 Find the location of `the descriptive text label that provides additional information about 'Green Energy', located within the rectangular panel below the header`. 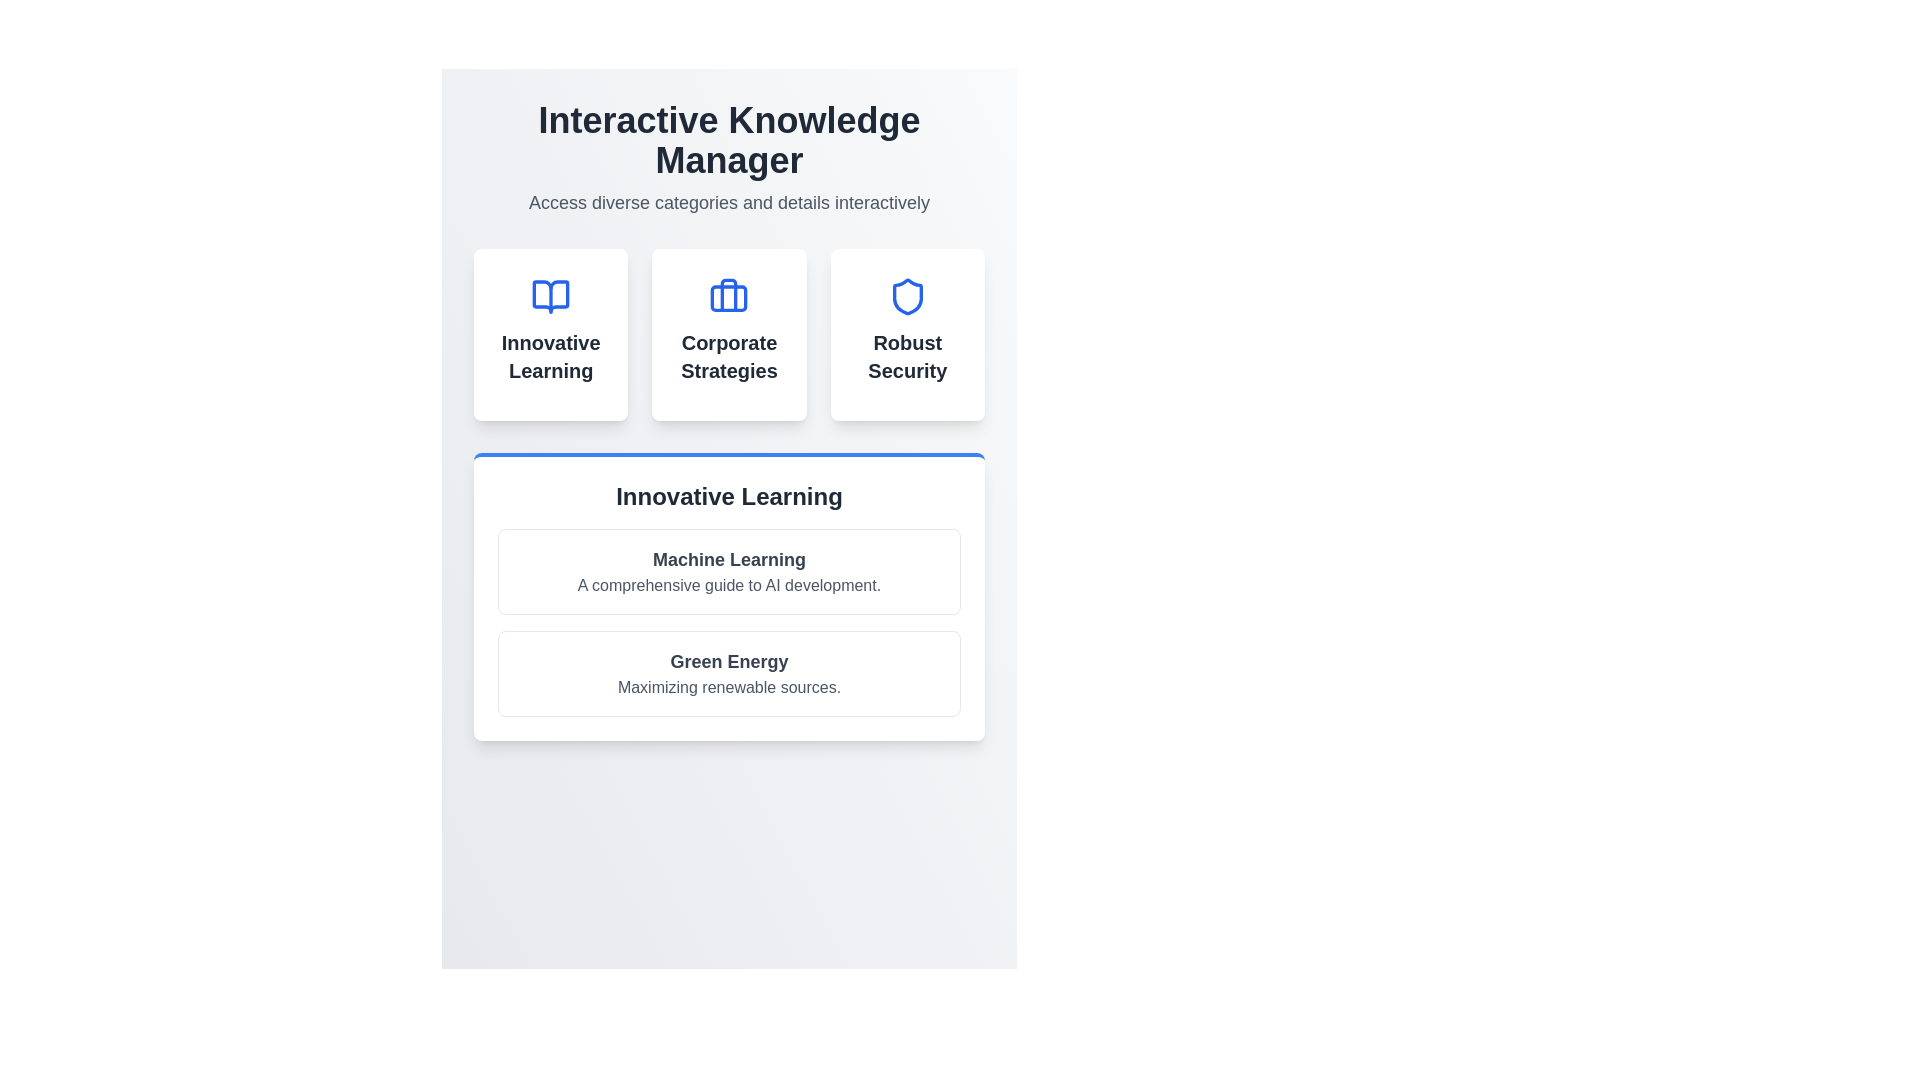

the descriptive text label that provides additional information about 'Green Energy', located within the rectangular panel below the header is located at coordinates (728, 686).